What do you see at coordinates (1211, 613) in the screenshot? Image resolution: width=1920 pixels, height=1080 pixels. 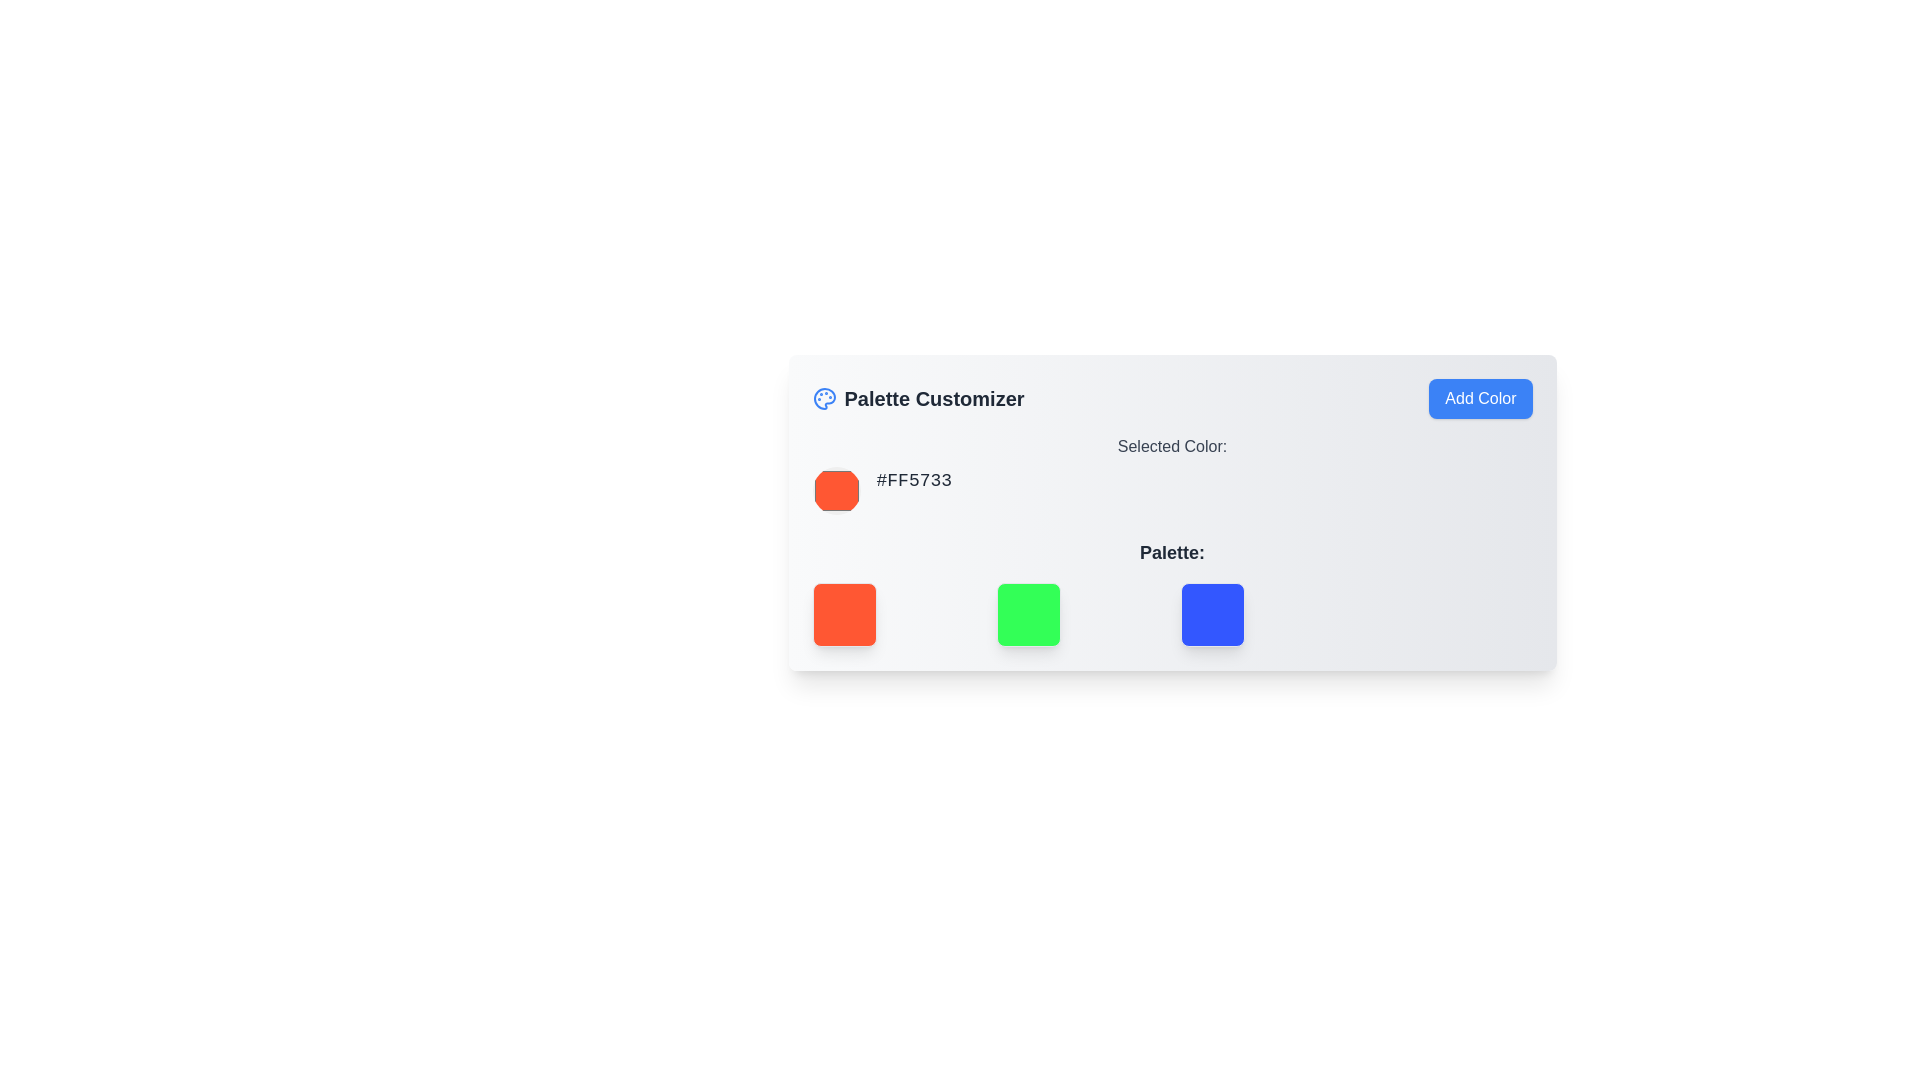 I see `the third square in the color selection palette, which is located in the bottom-right area of the palette customization card, just to the left of the 'Add Color' button` at bounding box center [1211, 613].